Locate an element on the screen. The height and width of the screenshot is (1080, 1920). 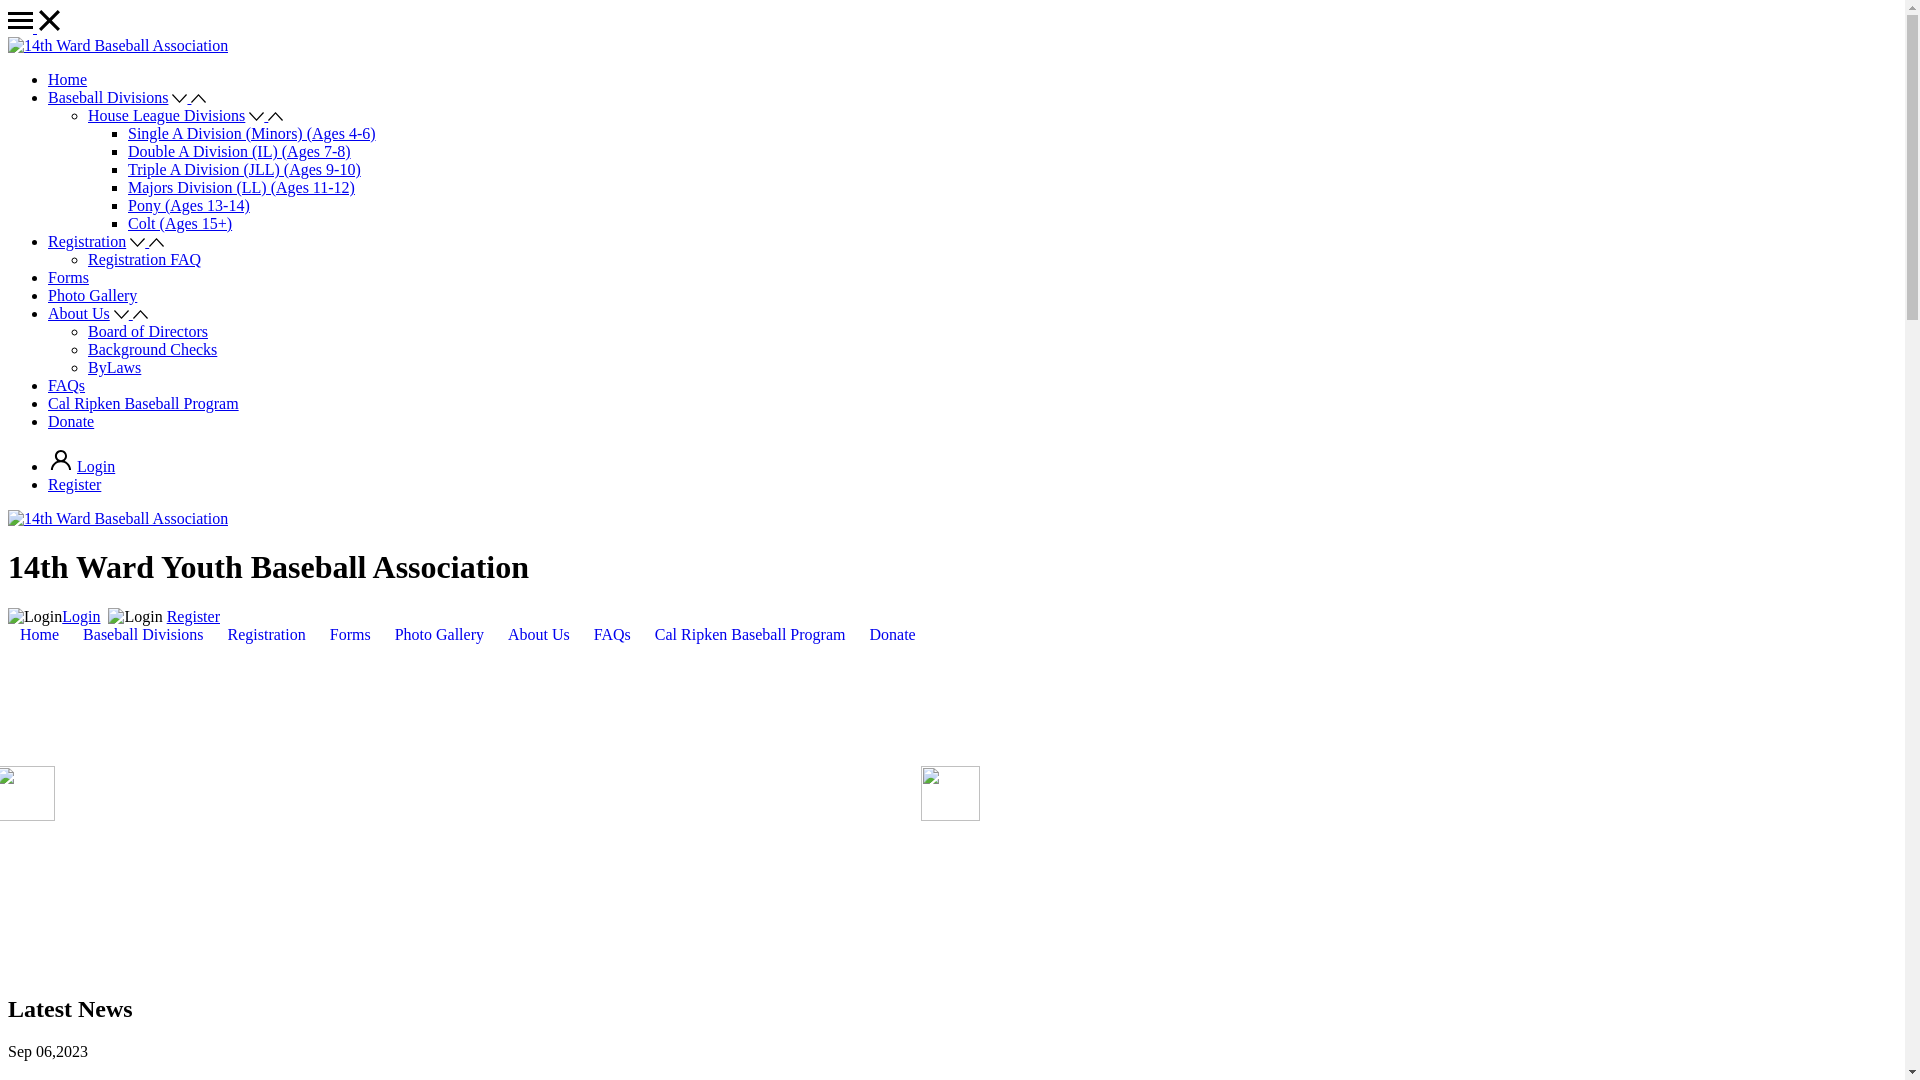
'14th Ward Baseball Association' is located at coordinates (117, 45).